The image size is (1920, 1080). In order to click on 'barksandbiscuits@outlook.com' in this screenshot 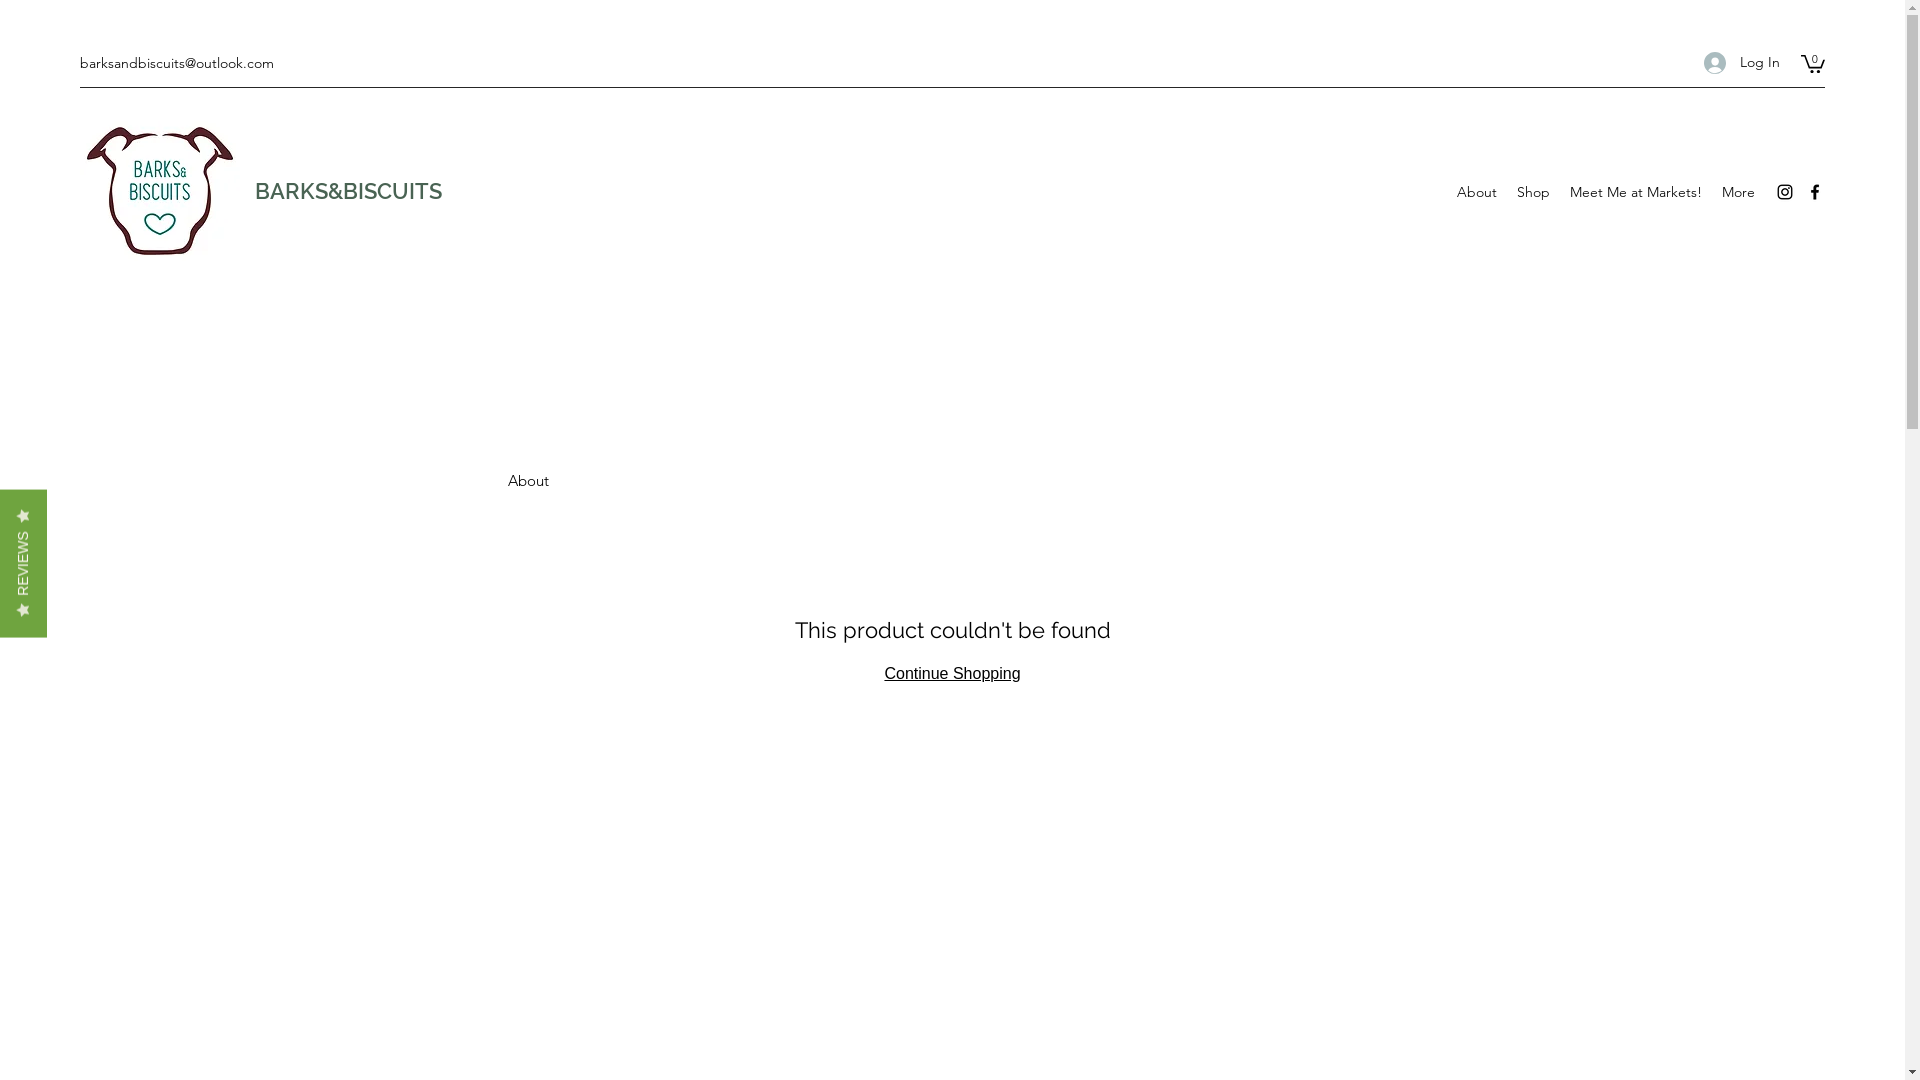, I will do `click(177, 61)`.